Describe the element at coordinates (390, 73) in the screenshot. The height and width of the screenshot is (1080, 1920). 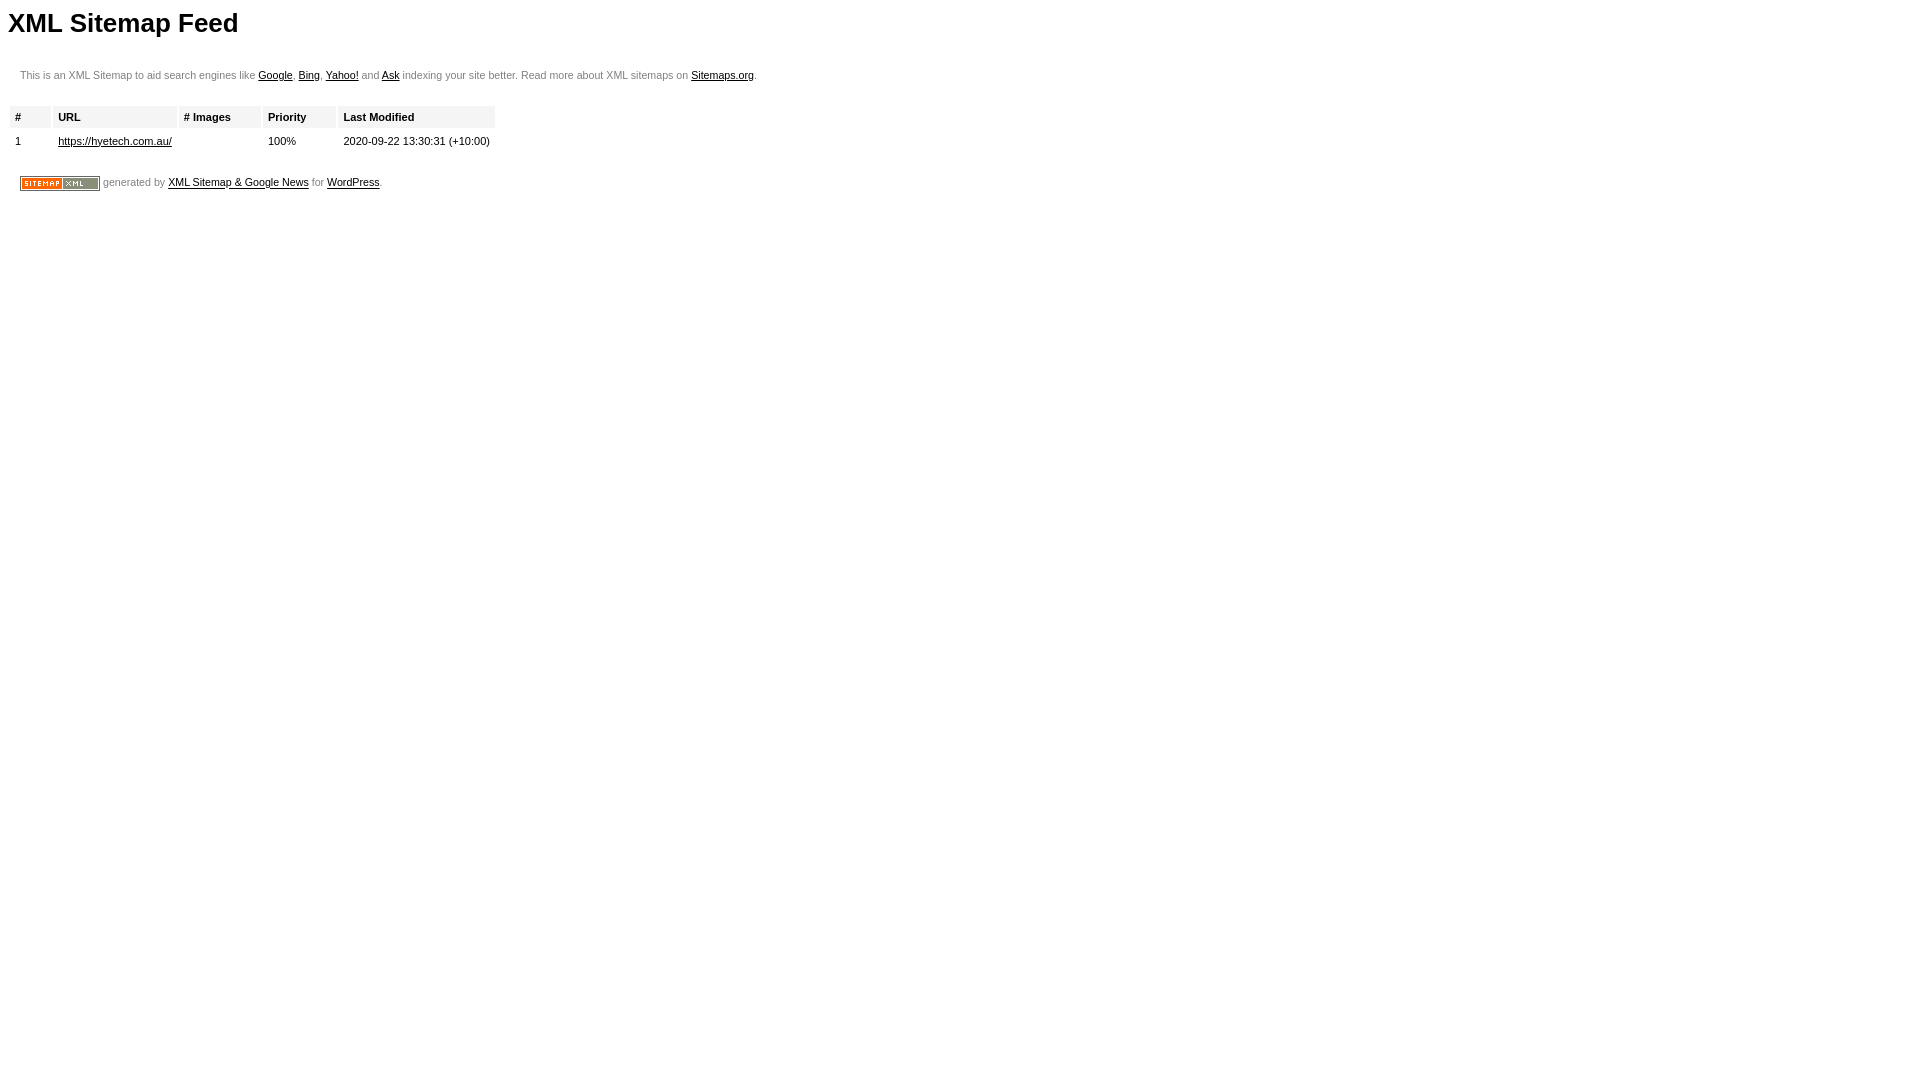
I see `'Ask'` at that location.